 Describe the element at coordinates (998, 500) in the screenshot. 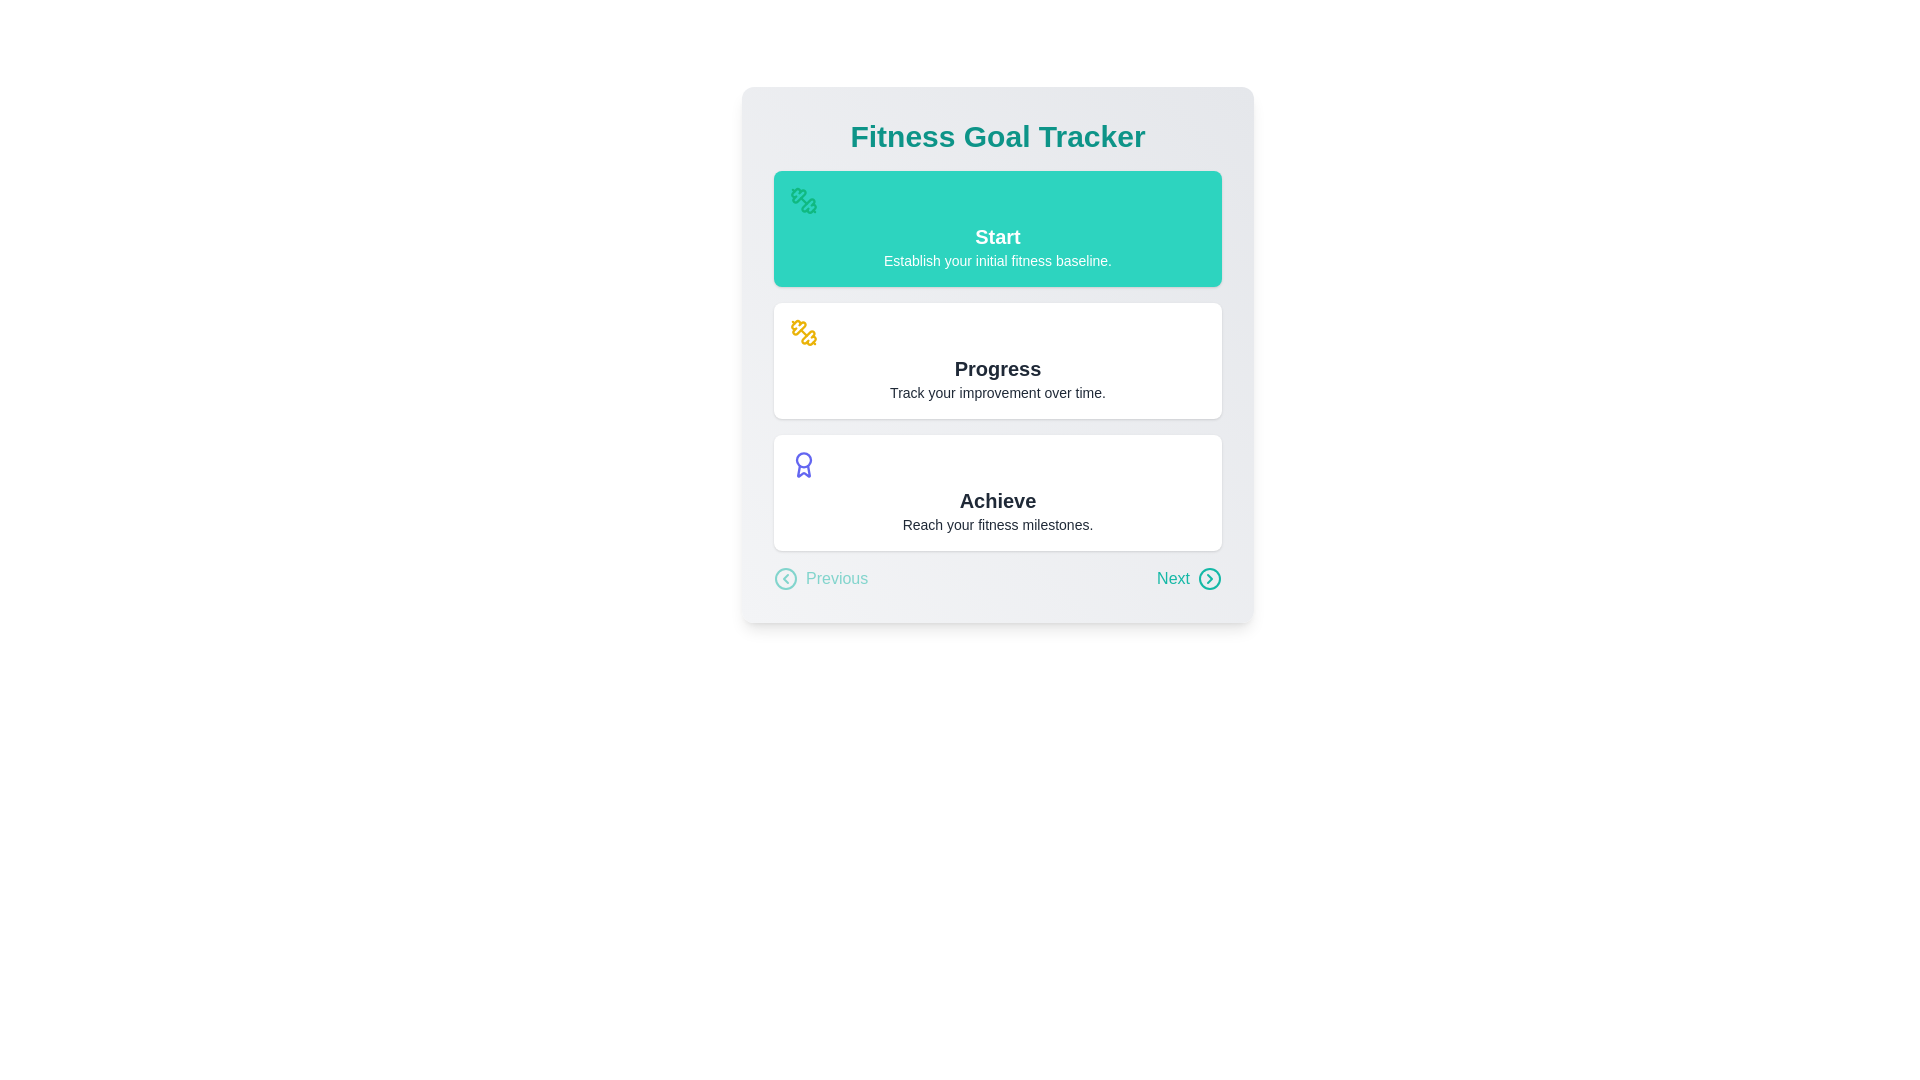

I see `the text label that serves as a title or heading within its section, which is centrally positioned above the text 'Reach your fitness milestones.'` at that location.